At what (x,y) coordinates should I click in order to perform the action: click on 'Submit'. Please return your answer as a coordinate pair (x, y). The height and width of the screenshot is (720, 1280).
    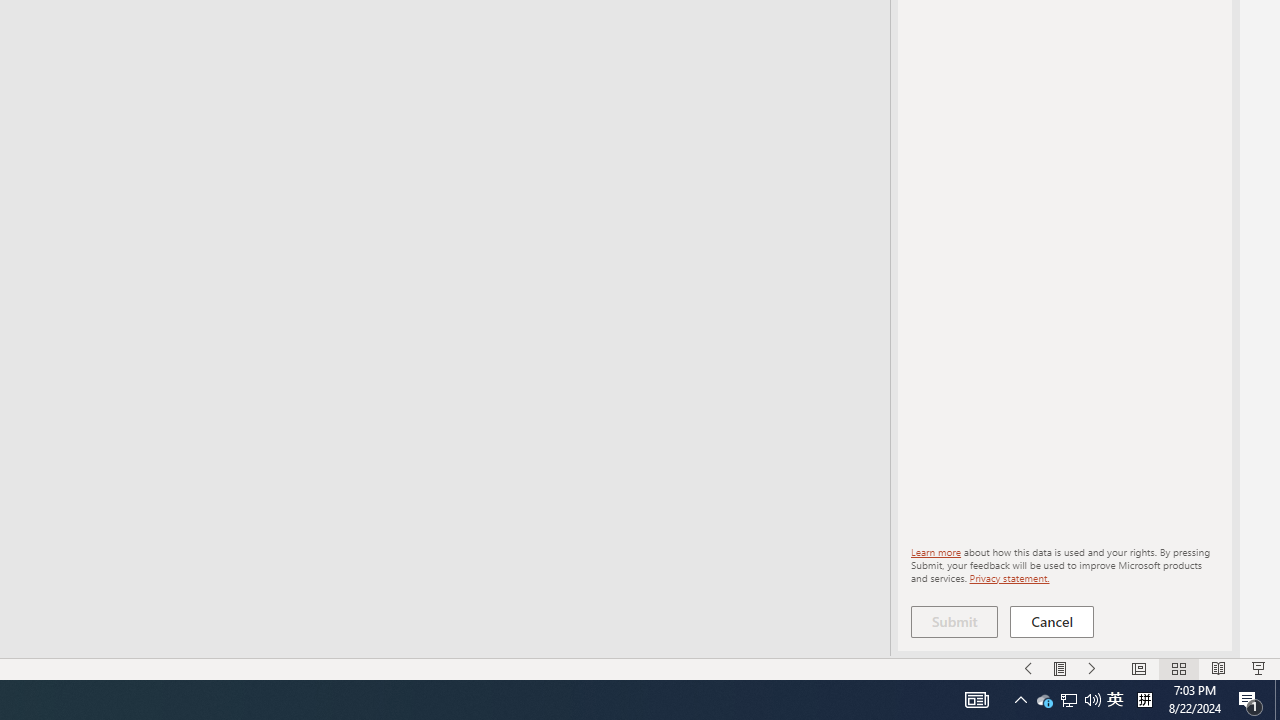
    Looking at the image, I should click on (953, 621).